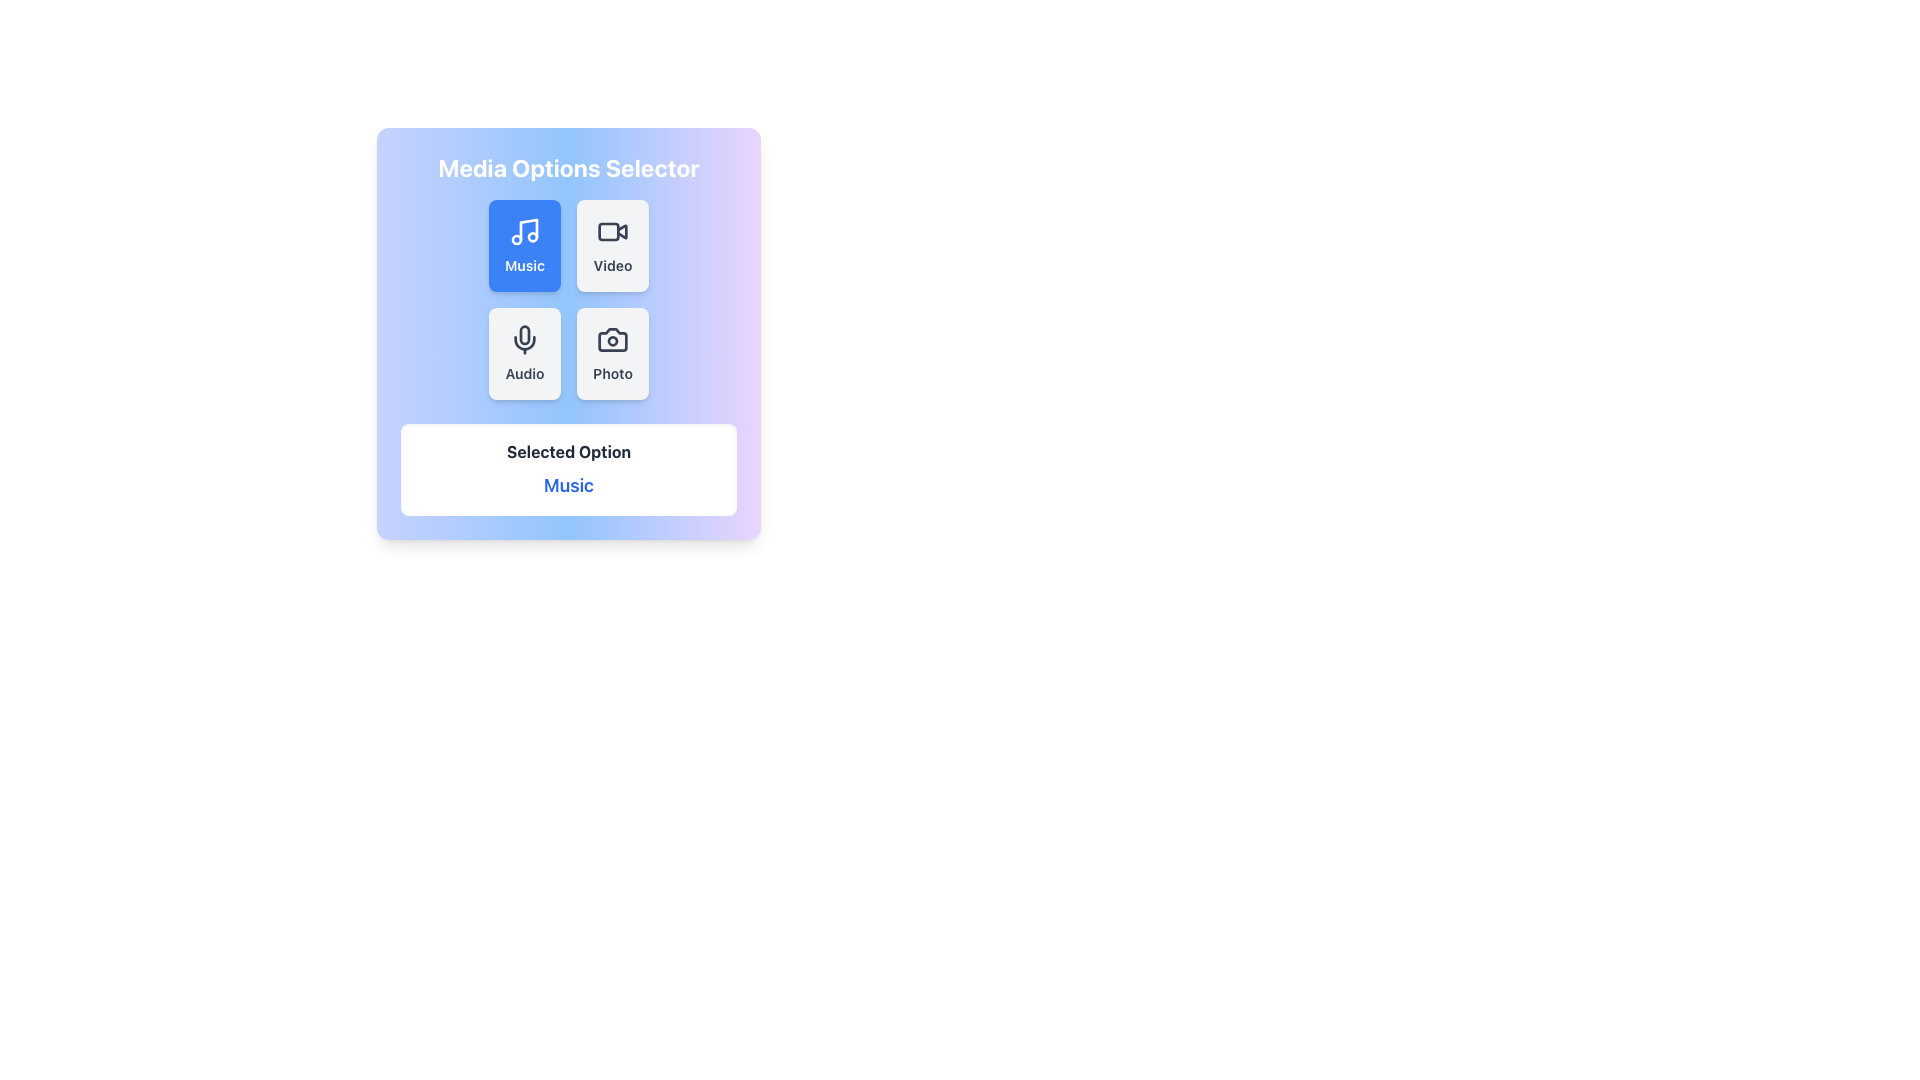 The image size is (1920, 1080). I want to click on the 'Video' selection button located in the media selection interface, which is positioned at the top row, second column of a grid layout, so click(612, 245).